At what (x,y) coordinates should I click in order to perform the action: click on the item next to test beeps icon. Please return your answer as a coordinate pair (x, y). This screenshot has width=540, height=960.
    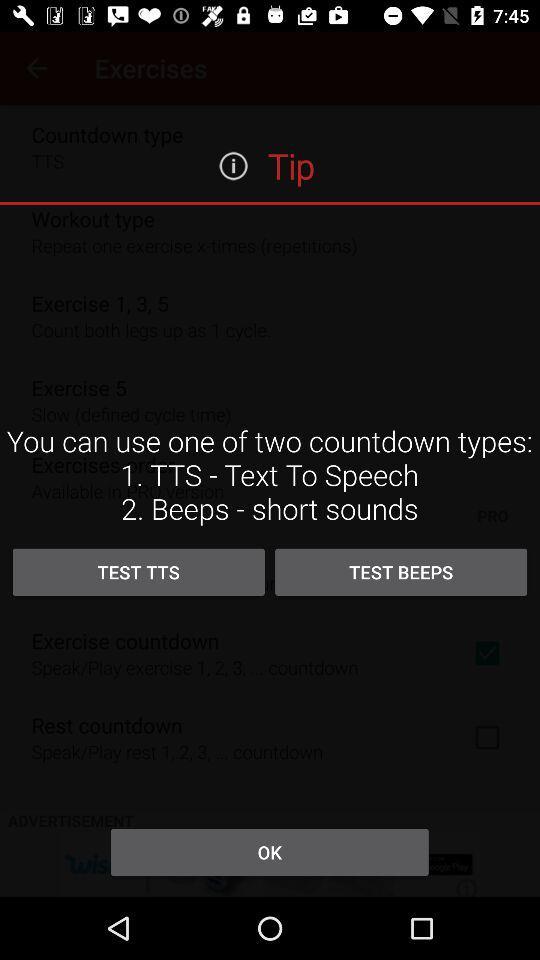
    Looking at the image, I should click on (137, 572).